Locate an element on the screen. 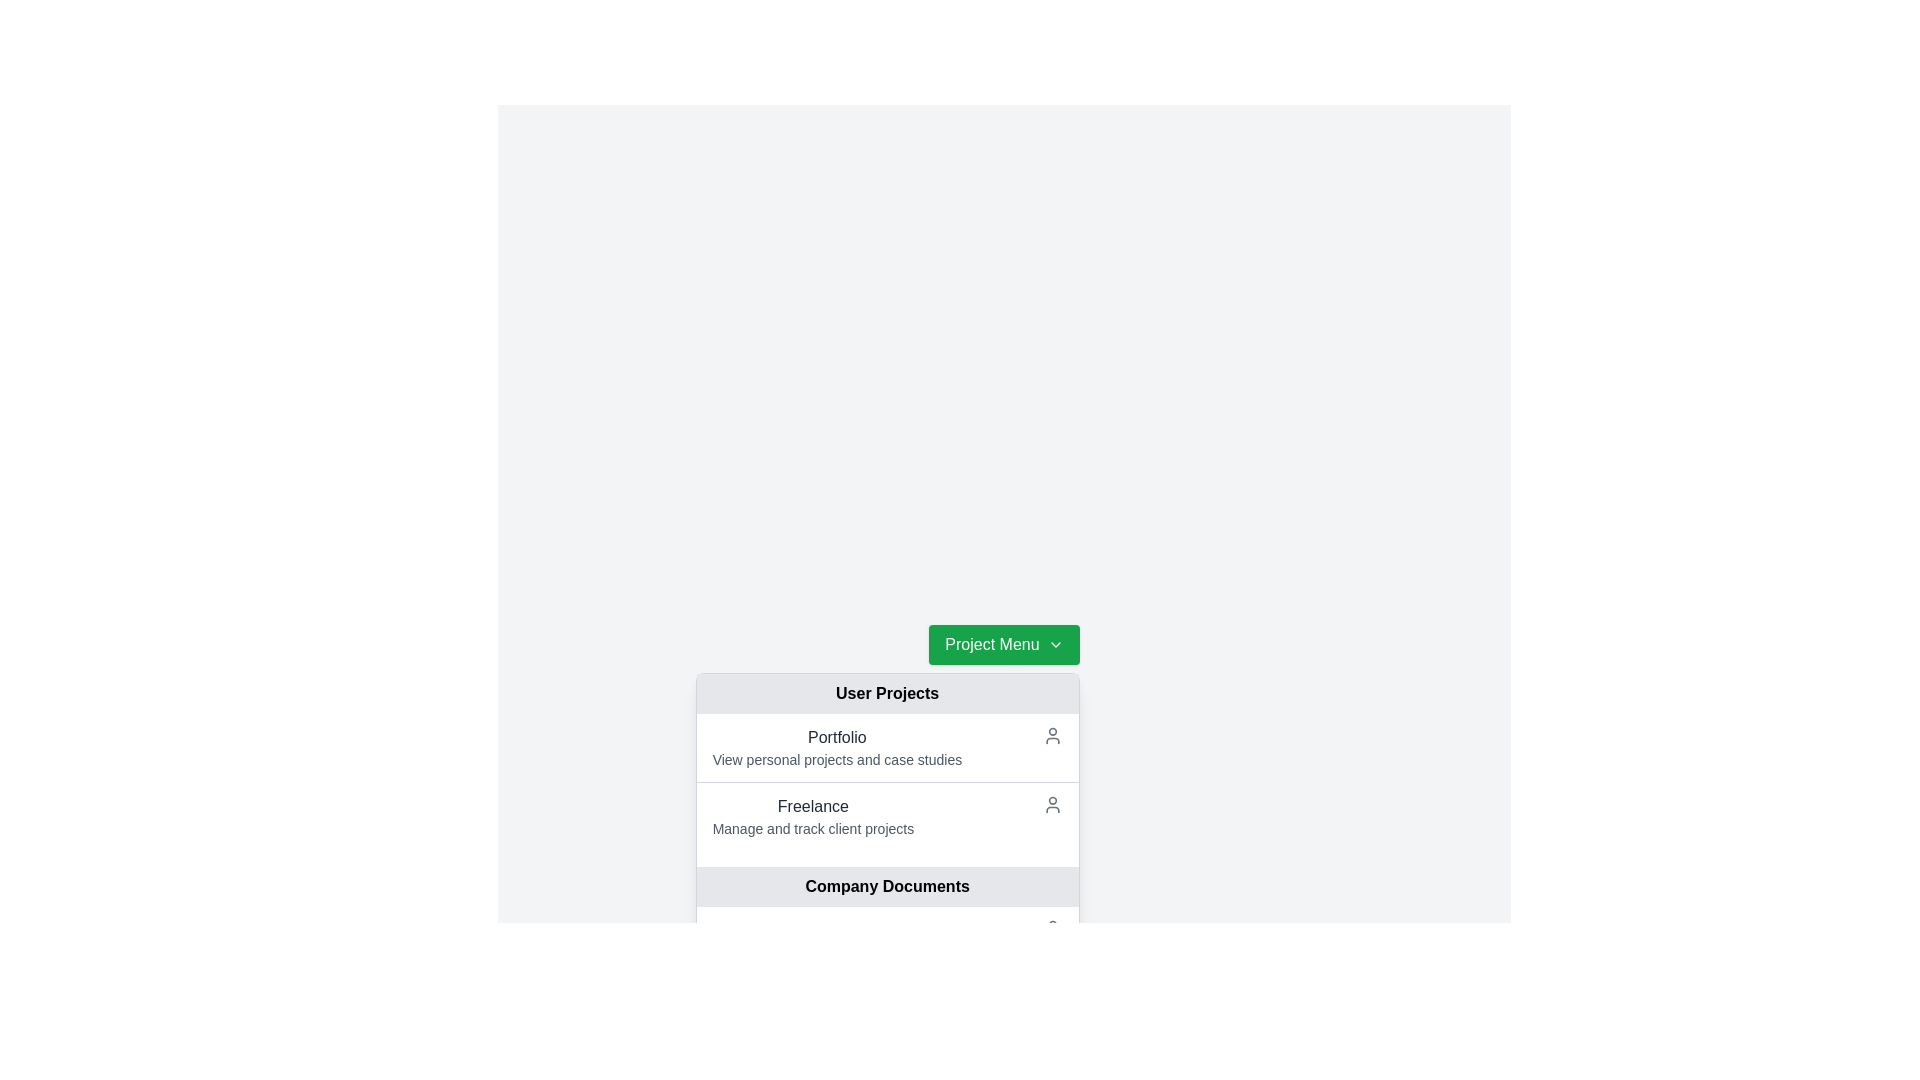  the user profile icon at the far-right edge of the 'Portfolio' row in the 'User Projects' menu is located at coordinates (1051, 736).